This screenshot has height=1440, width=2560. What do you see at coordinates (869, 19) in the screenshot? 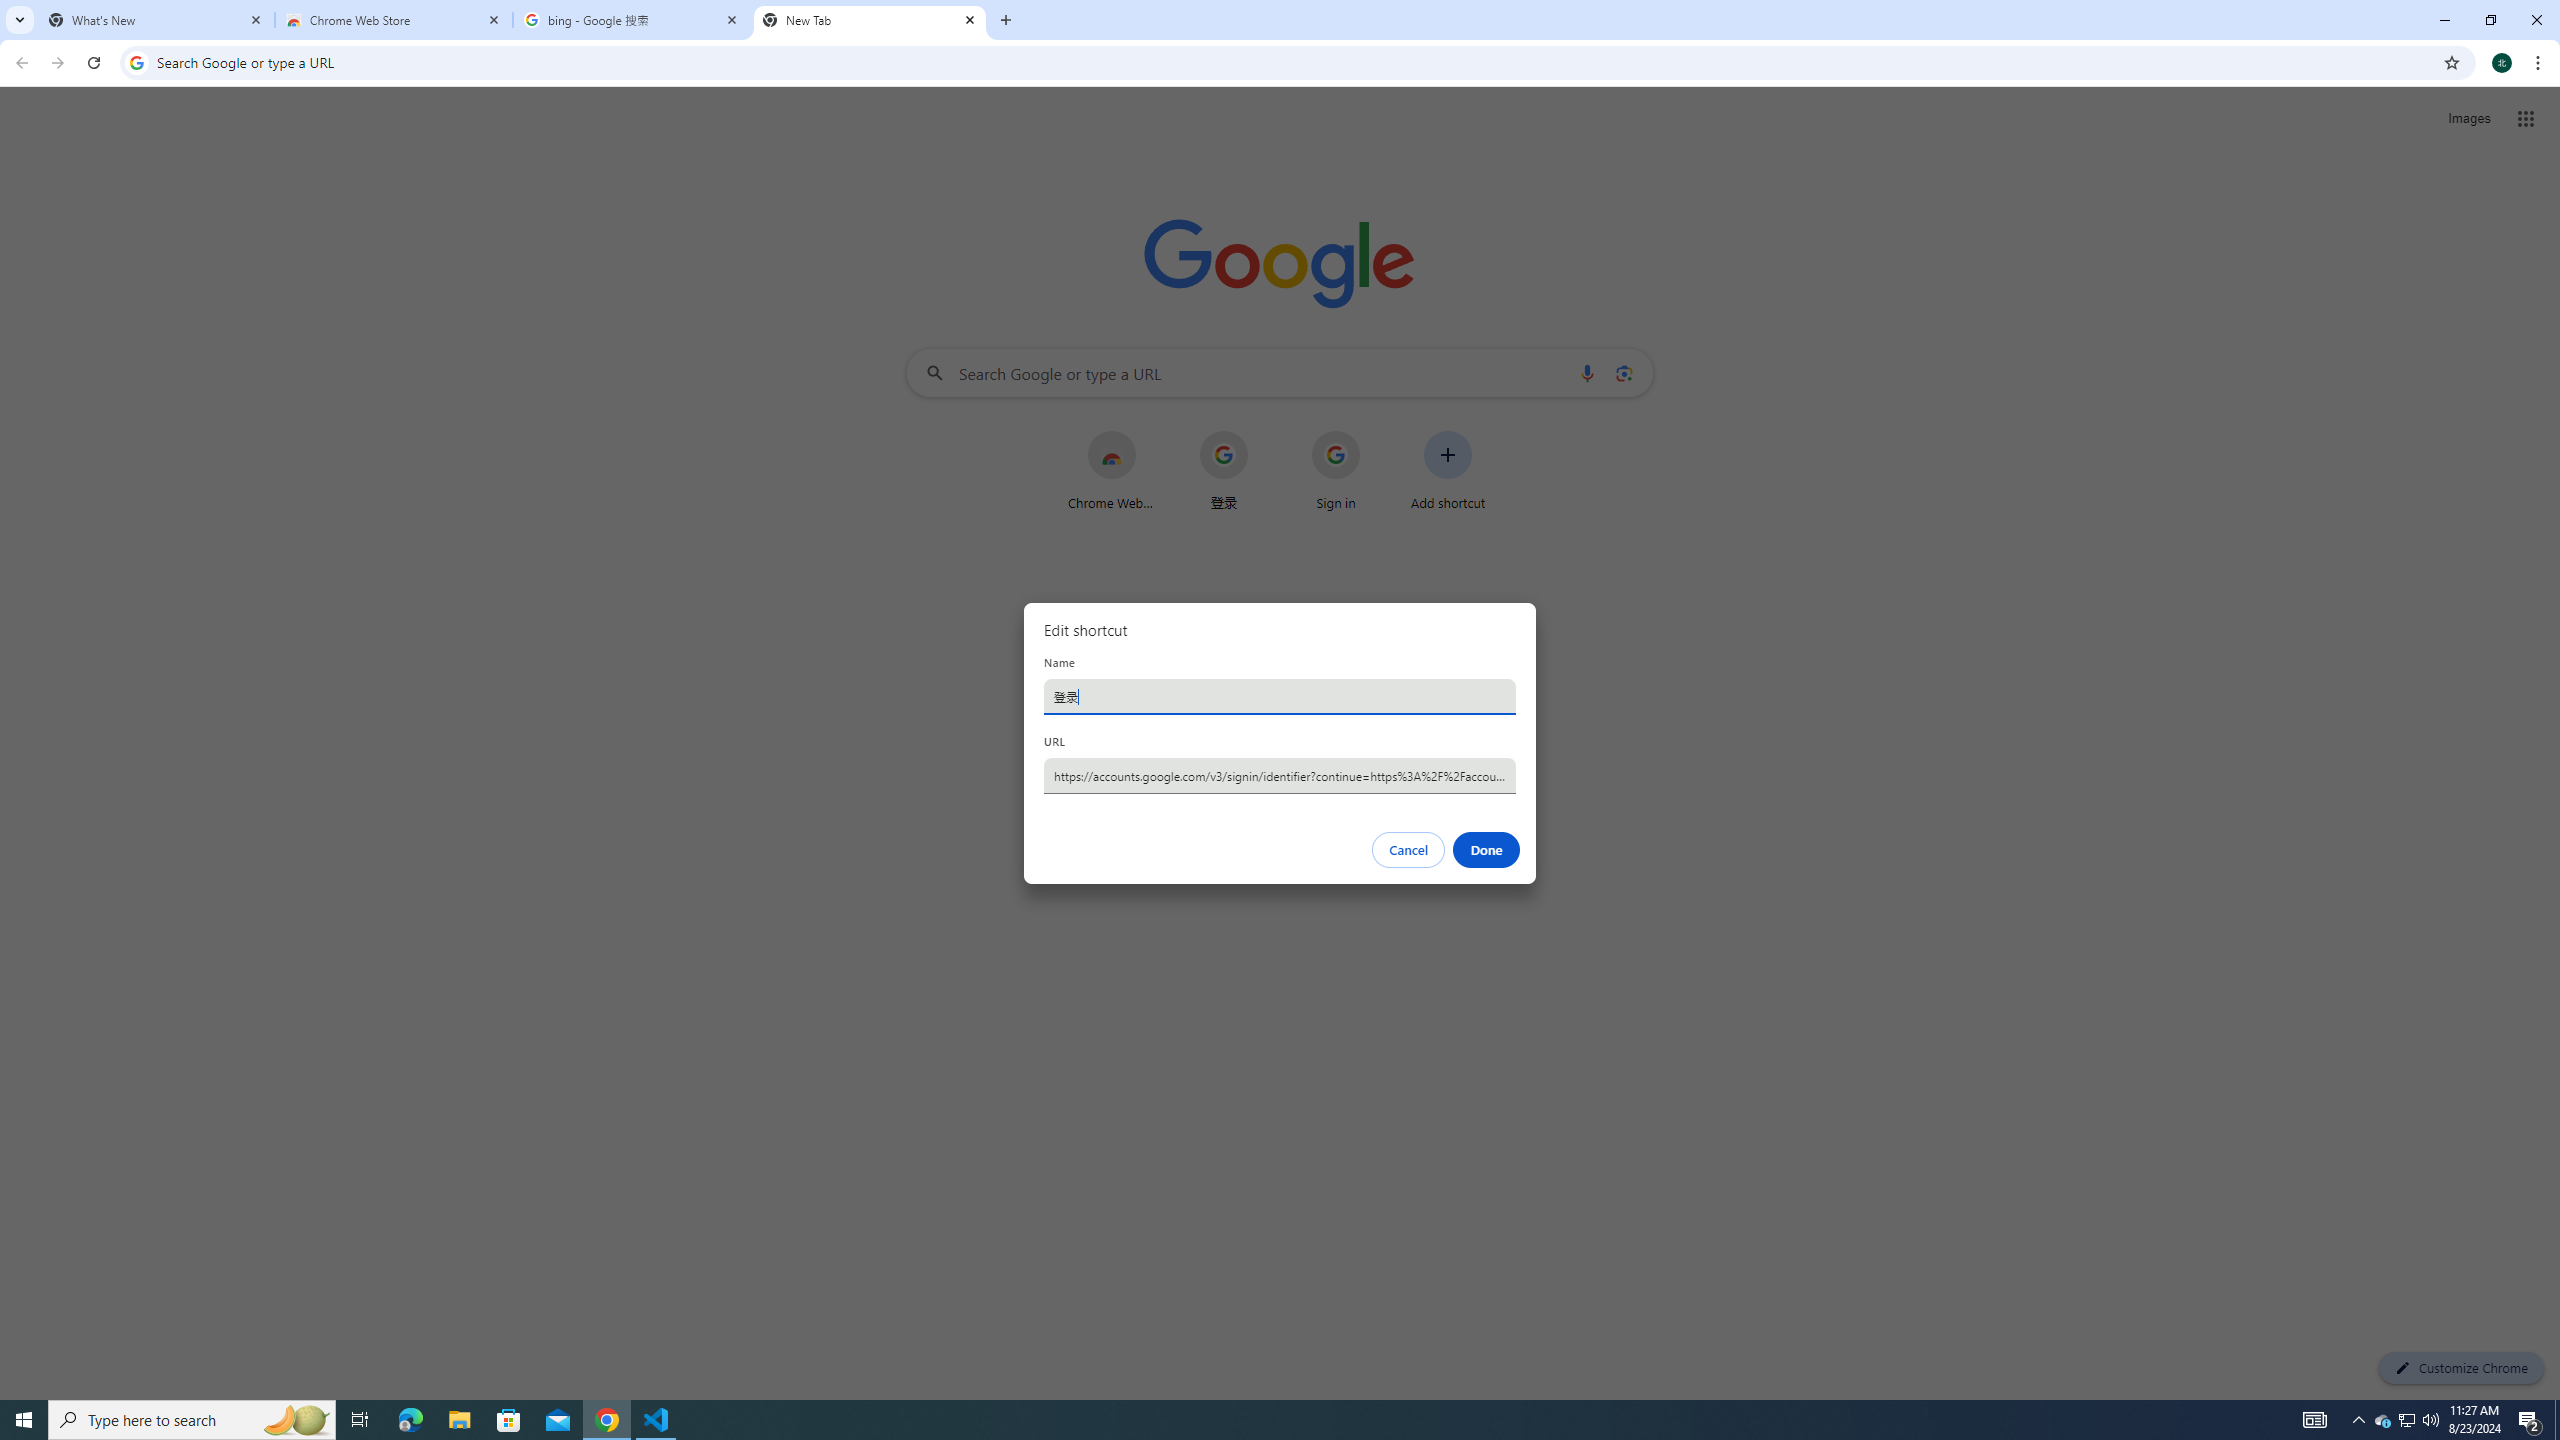
I see `'New Tab'` at bounding box center [869, 19].